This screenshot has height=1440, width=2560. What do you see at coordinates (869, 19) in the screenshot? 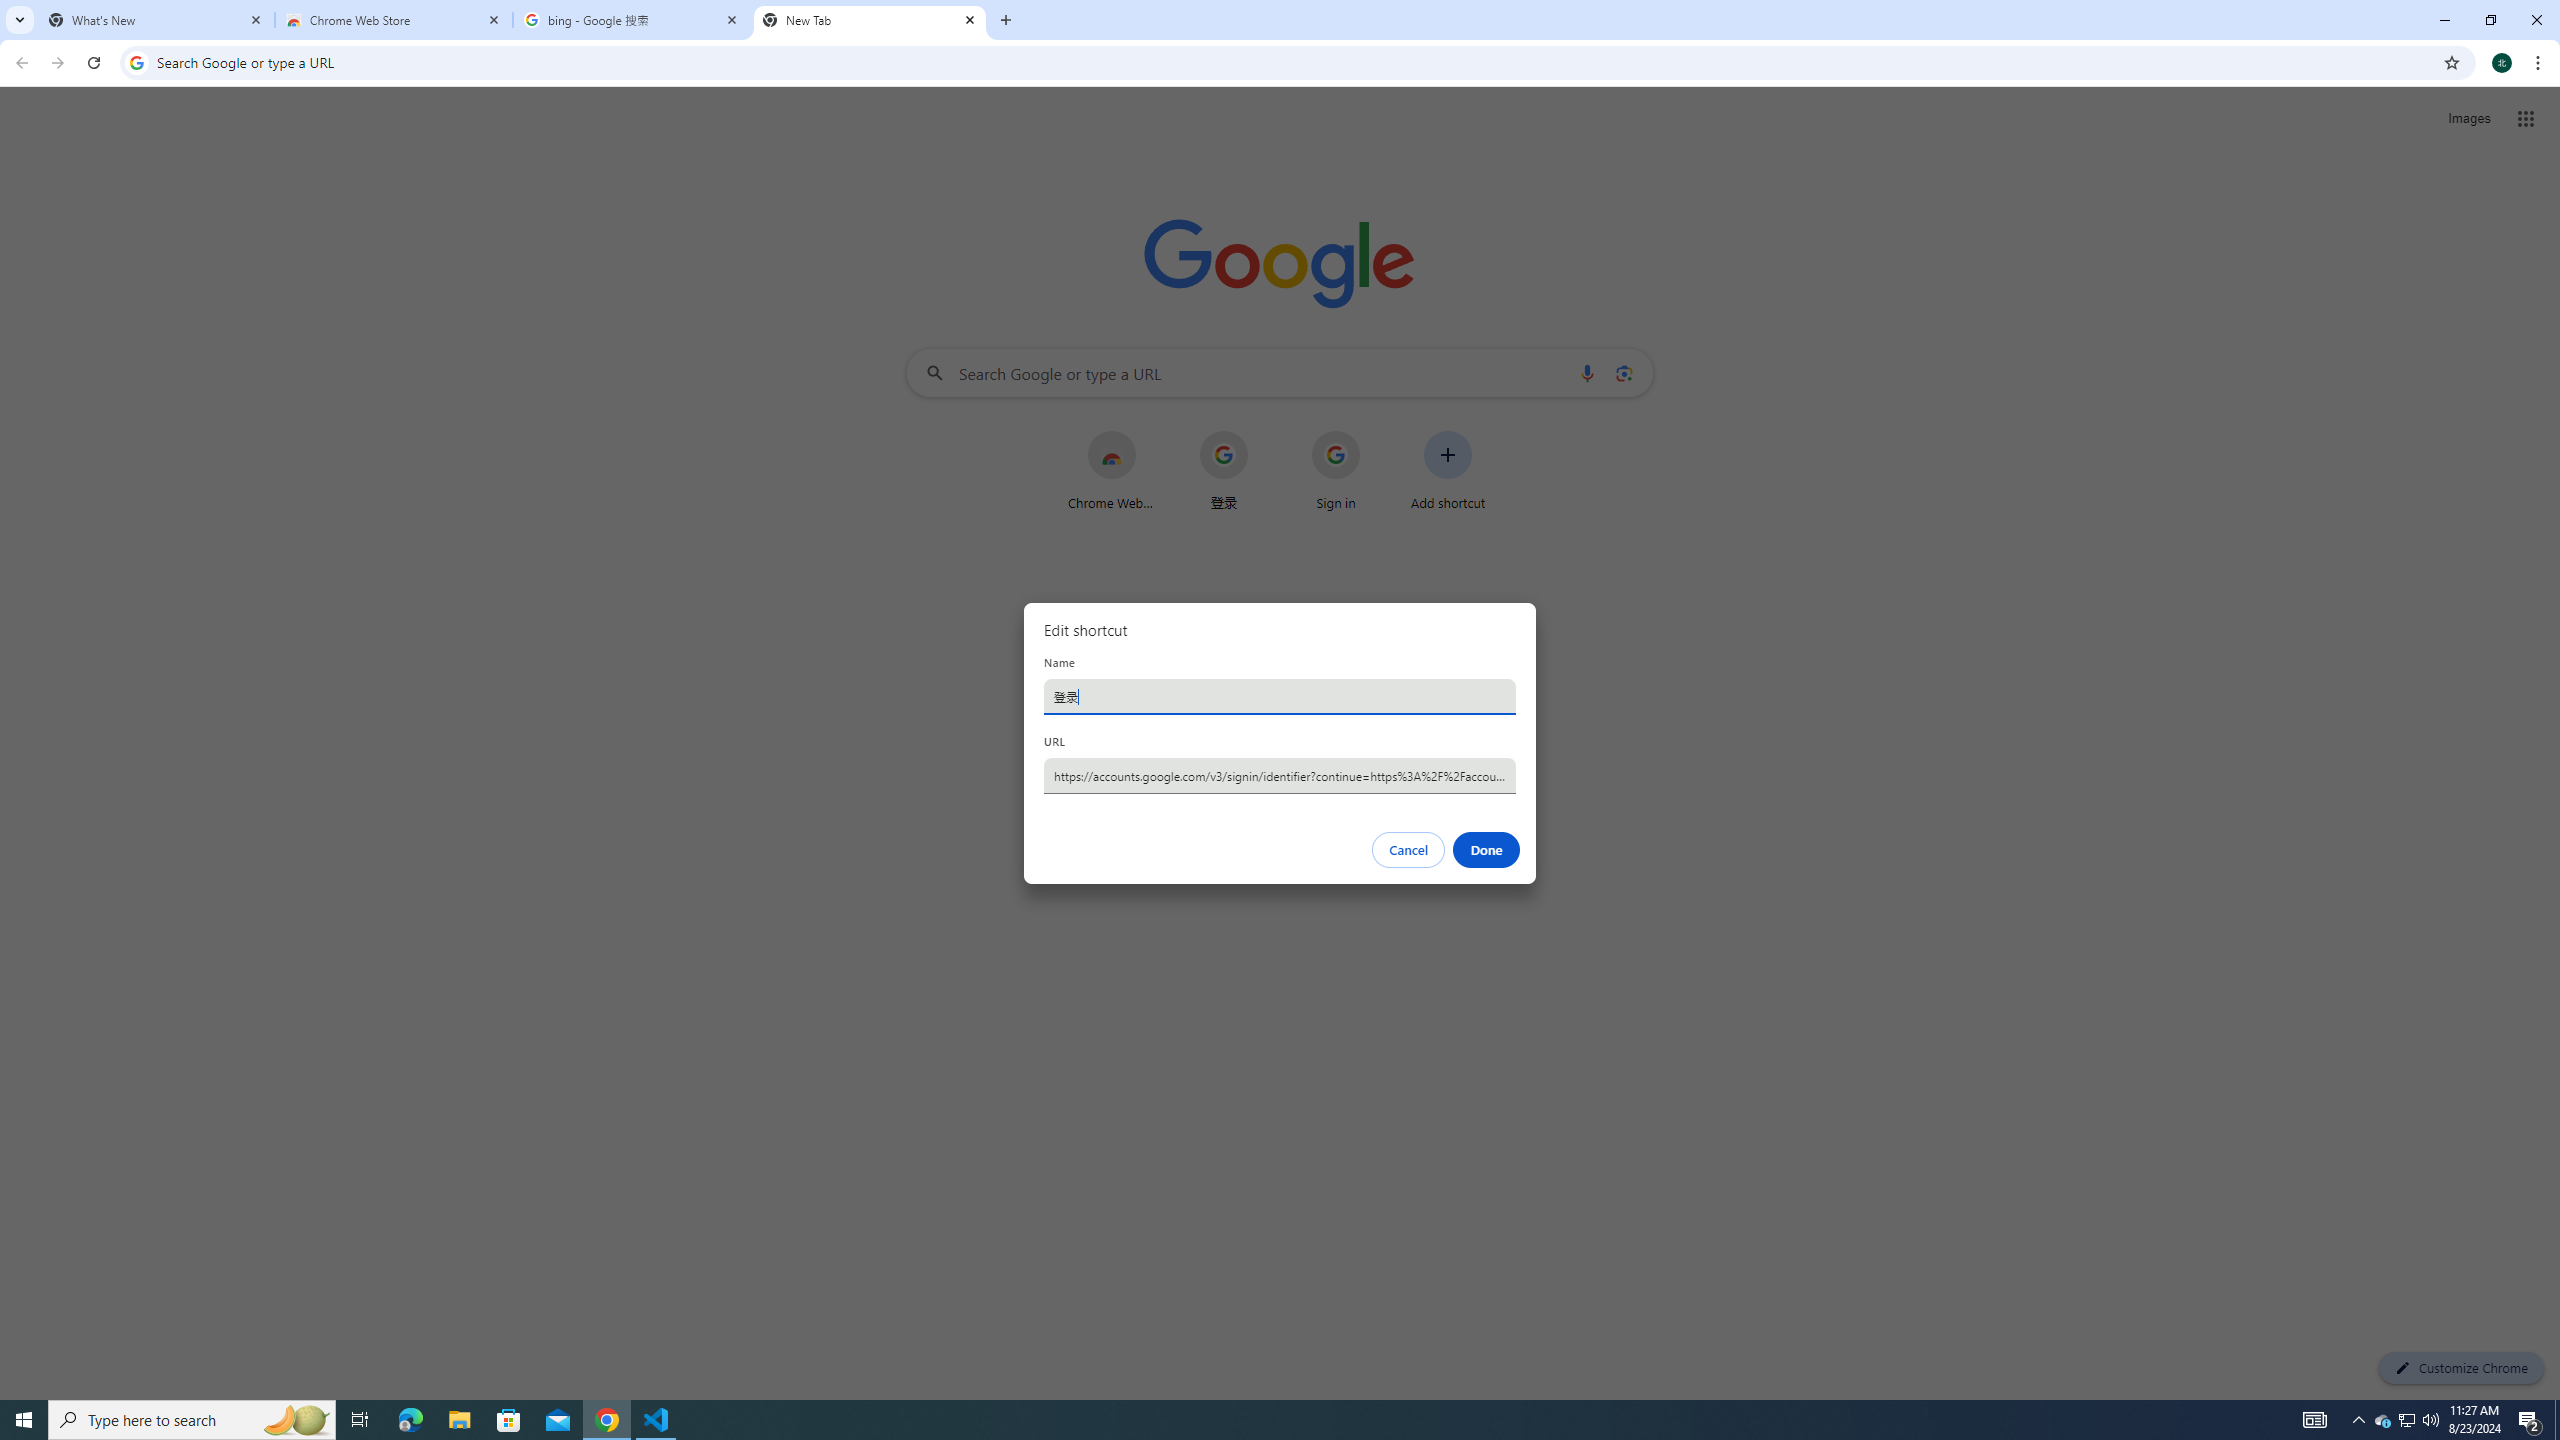
I see `'New Tab'` at bounding box center [869, 19].